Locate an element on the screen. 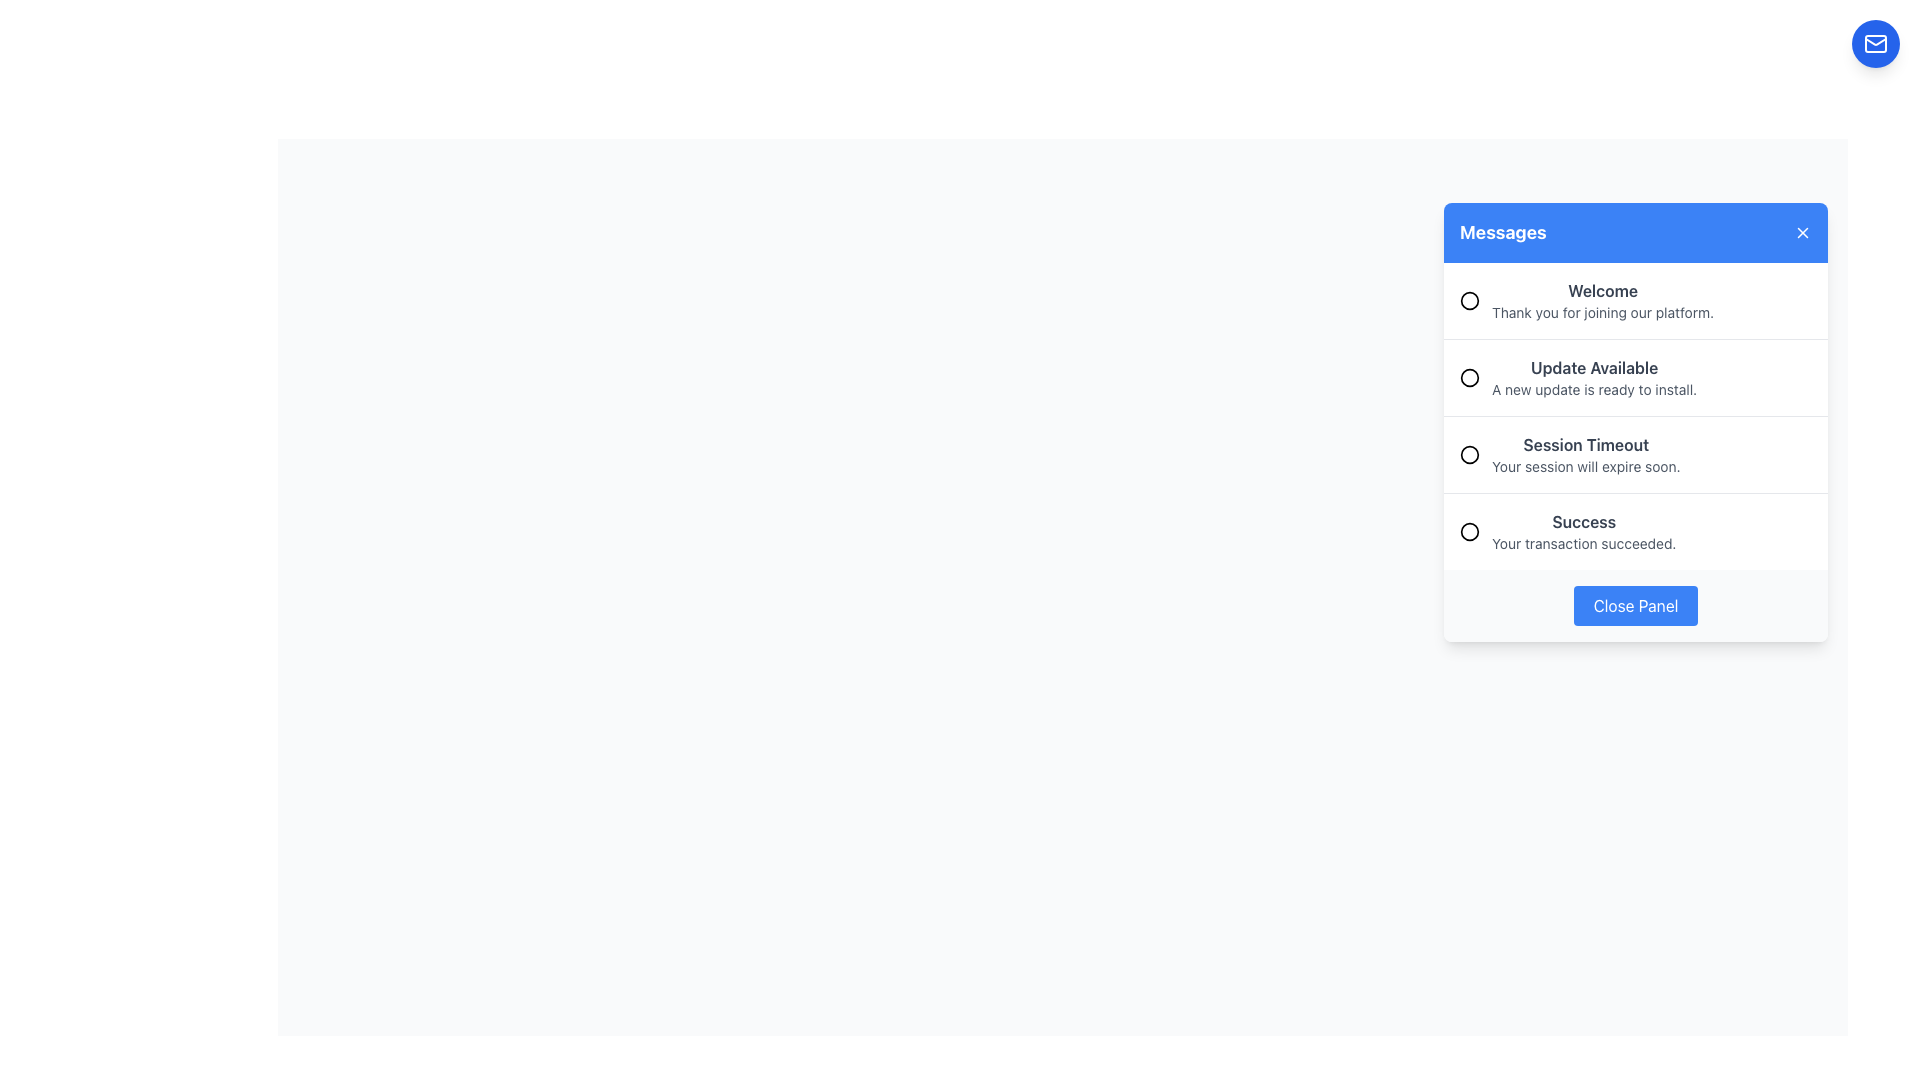  the second notification item in the 'Messages' list, which has a blue circular icon and contains the text 'Update Available' followed by 'A new update is ready to install.' is located at coordinates (1636, 377).